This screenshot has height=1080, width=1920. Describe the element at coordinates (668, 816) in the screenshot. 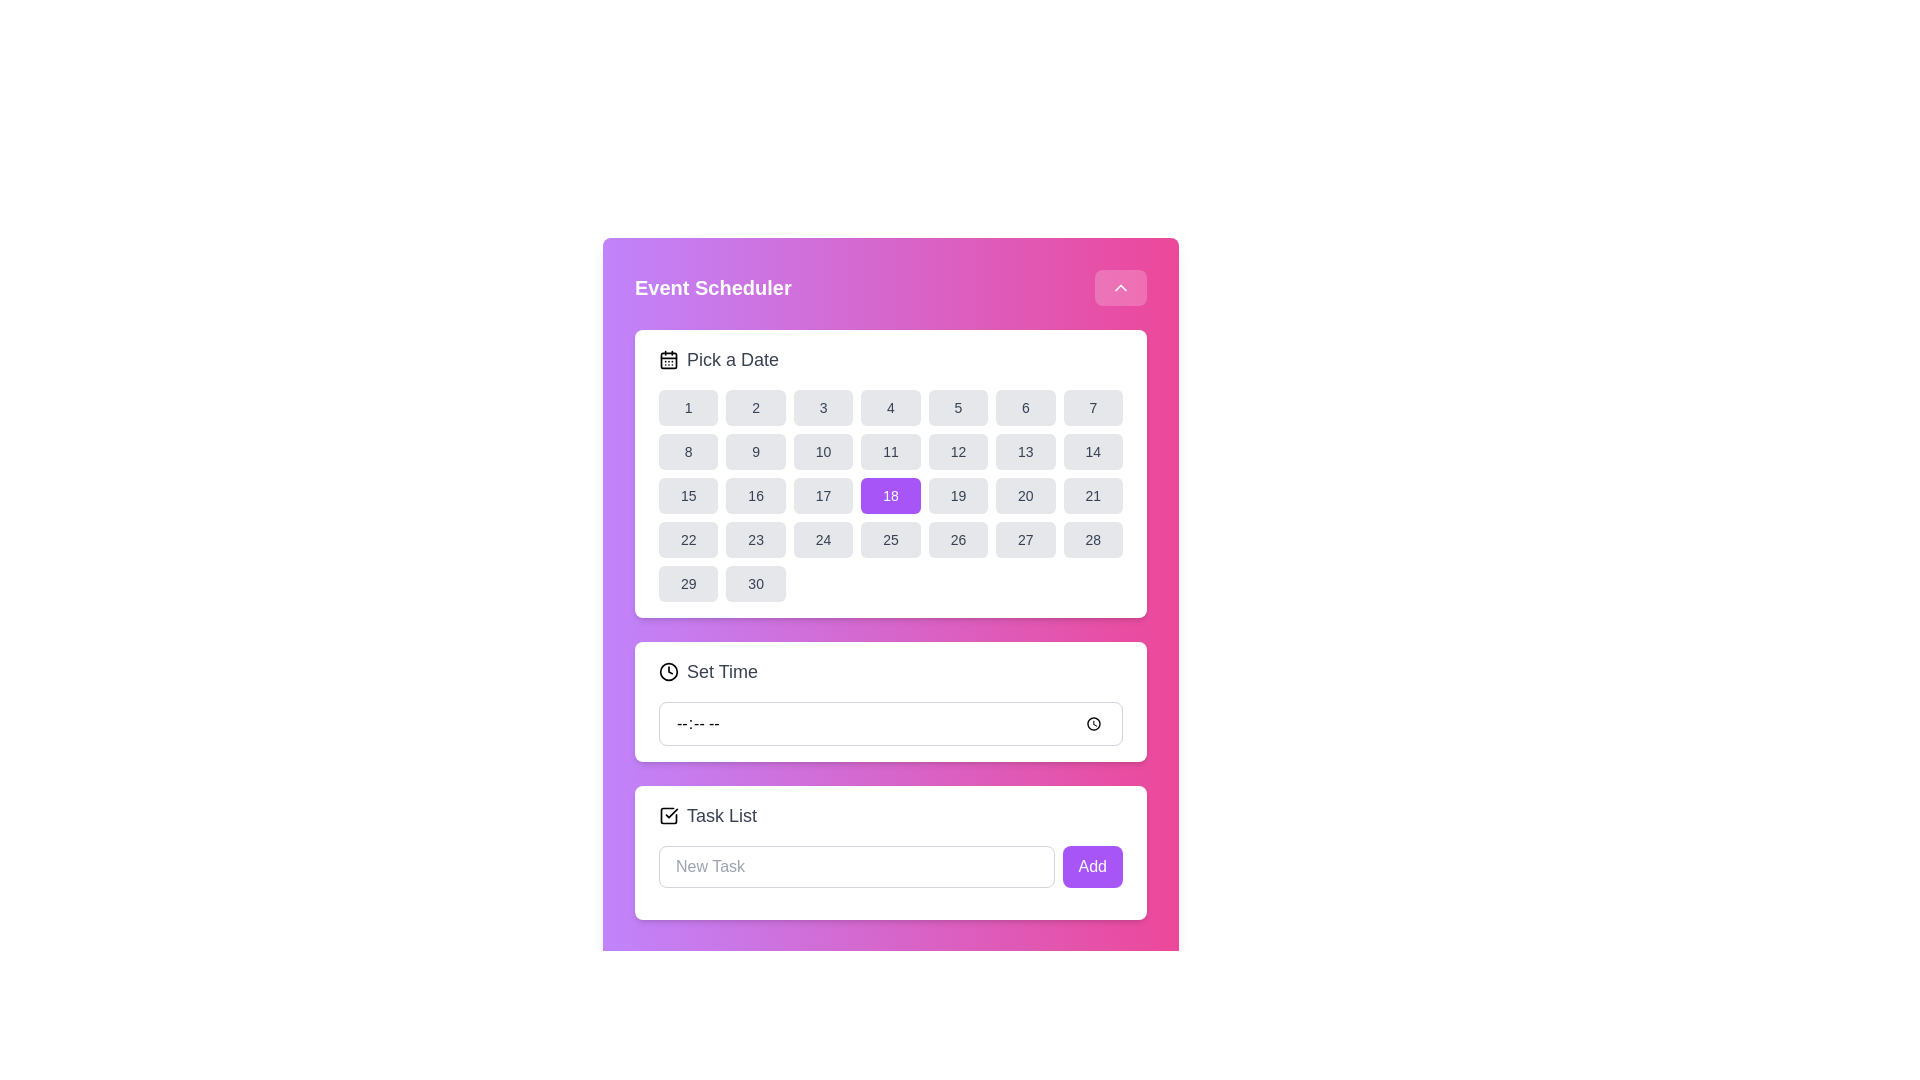

I see `the Checkbox icon, which is a checkmark inside a square box, located in the 'Task List' section before the text 'Task List'` at that location.